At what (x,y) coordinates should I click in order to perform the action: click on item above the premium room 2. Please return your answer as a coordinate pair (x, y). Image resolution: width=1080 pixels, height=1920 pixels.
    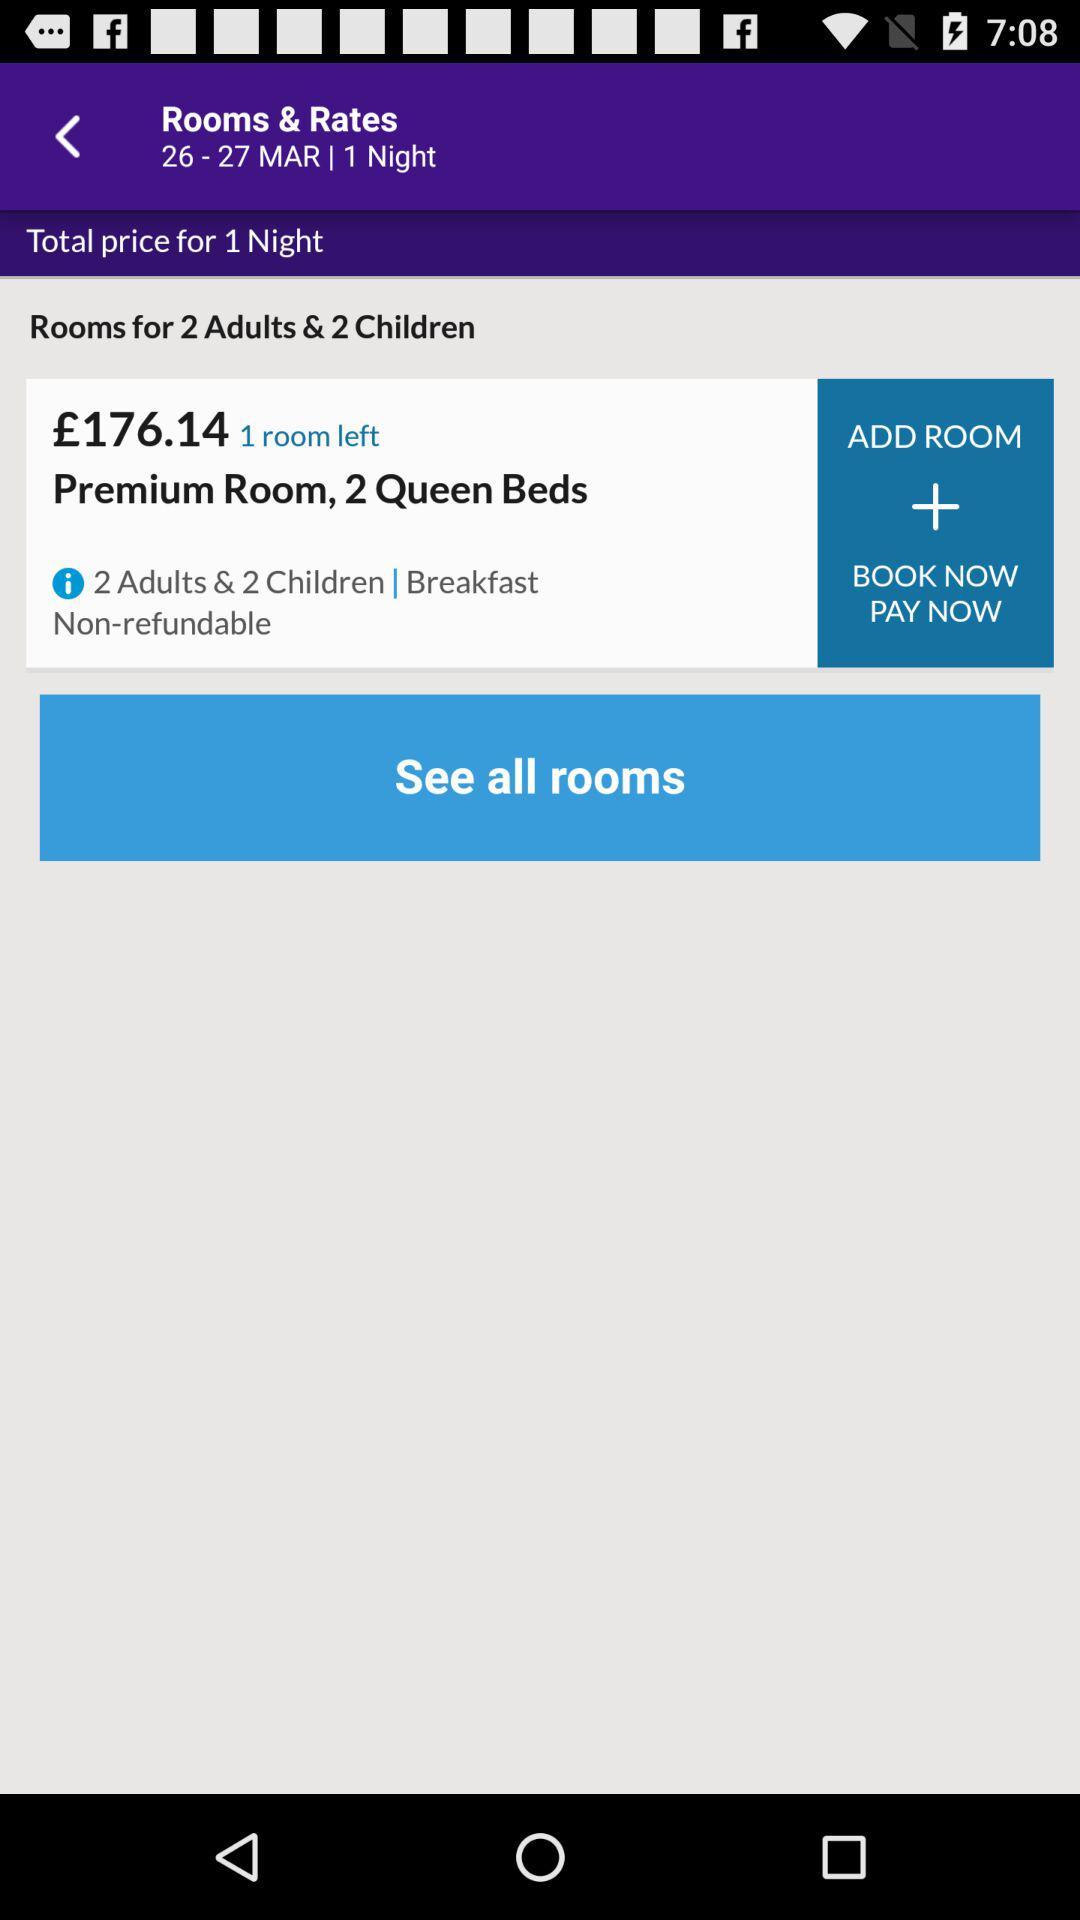
    Looking at the image, I should click on (420, 459).